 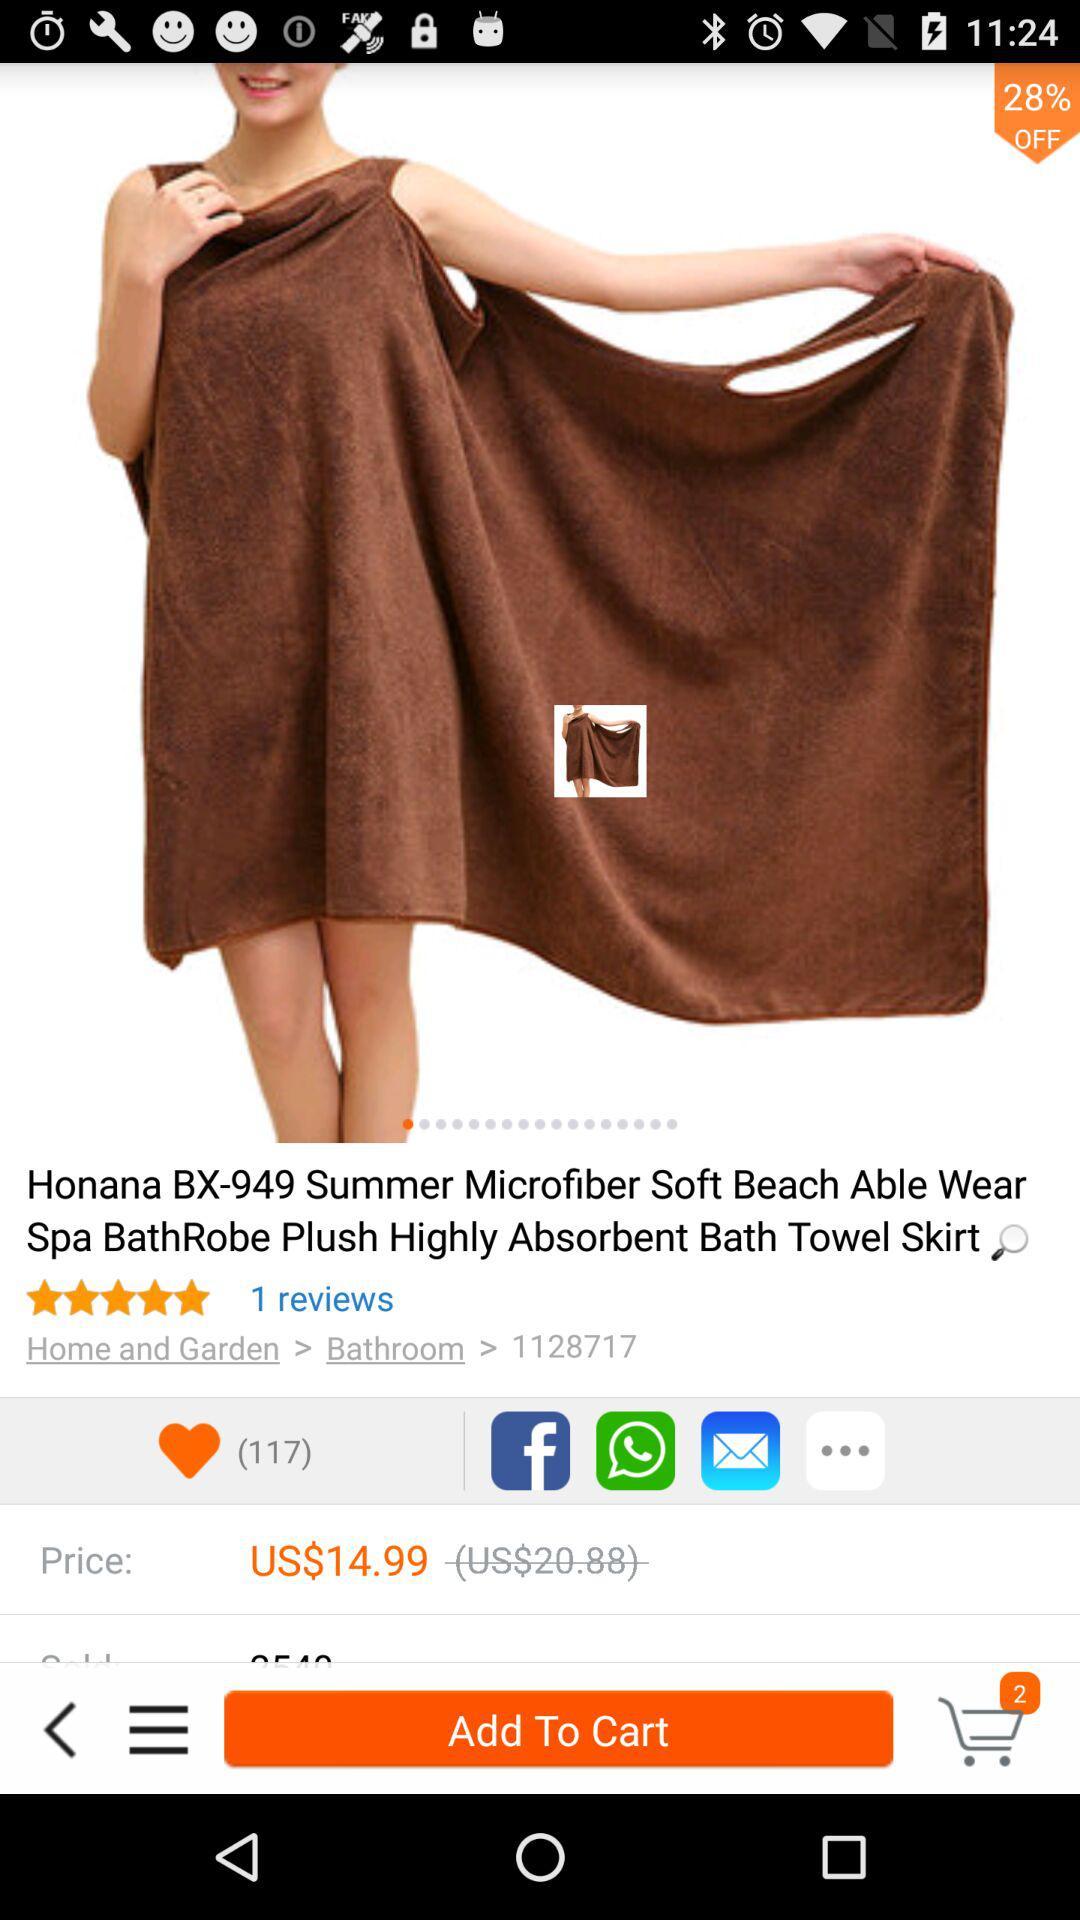 What do you see at coordinates (58, 1728) in the screenshot?
I see `go back` at bounding box center [58, 1728].